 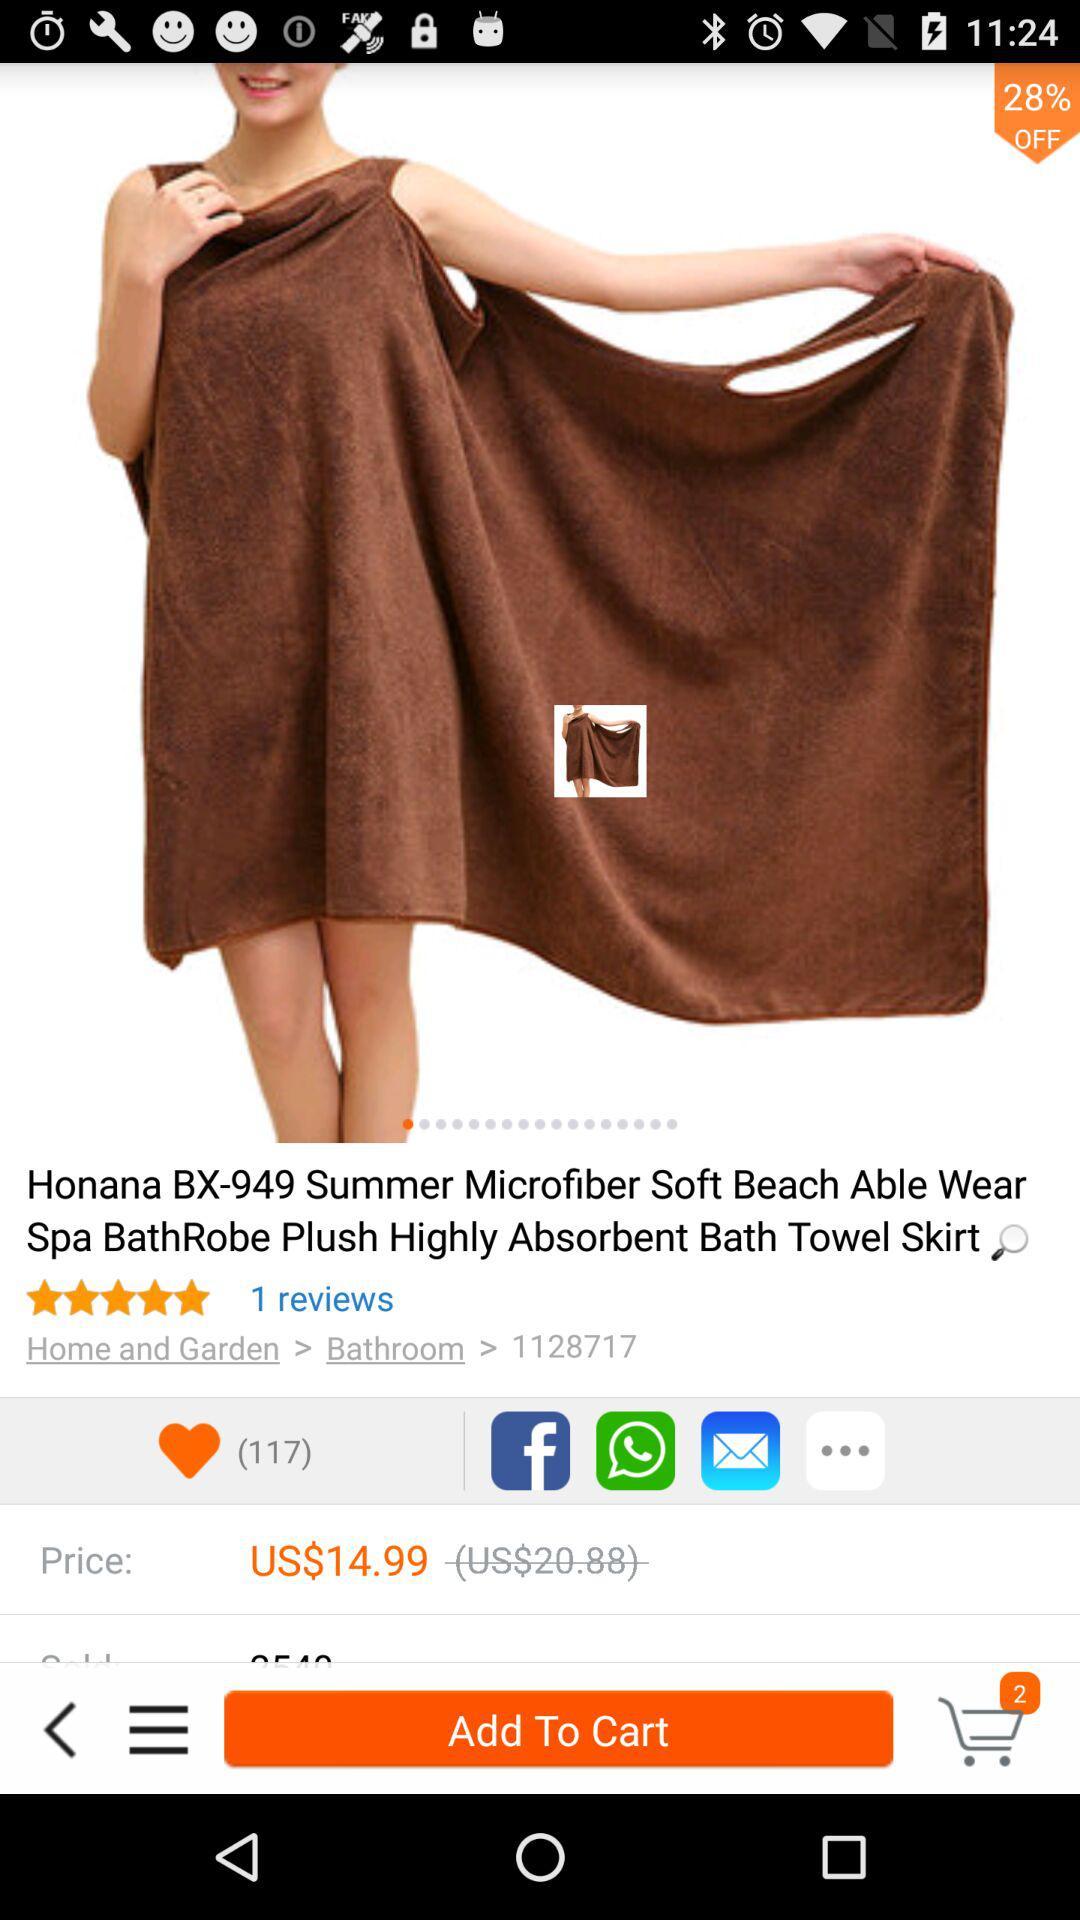 What do you see at coordinates (58, 1728) in the screenshot?
I see `go back` at bounding box center [58, 1728].